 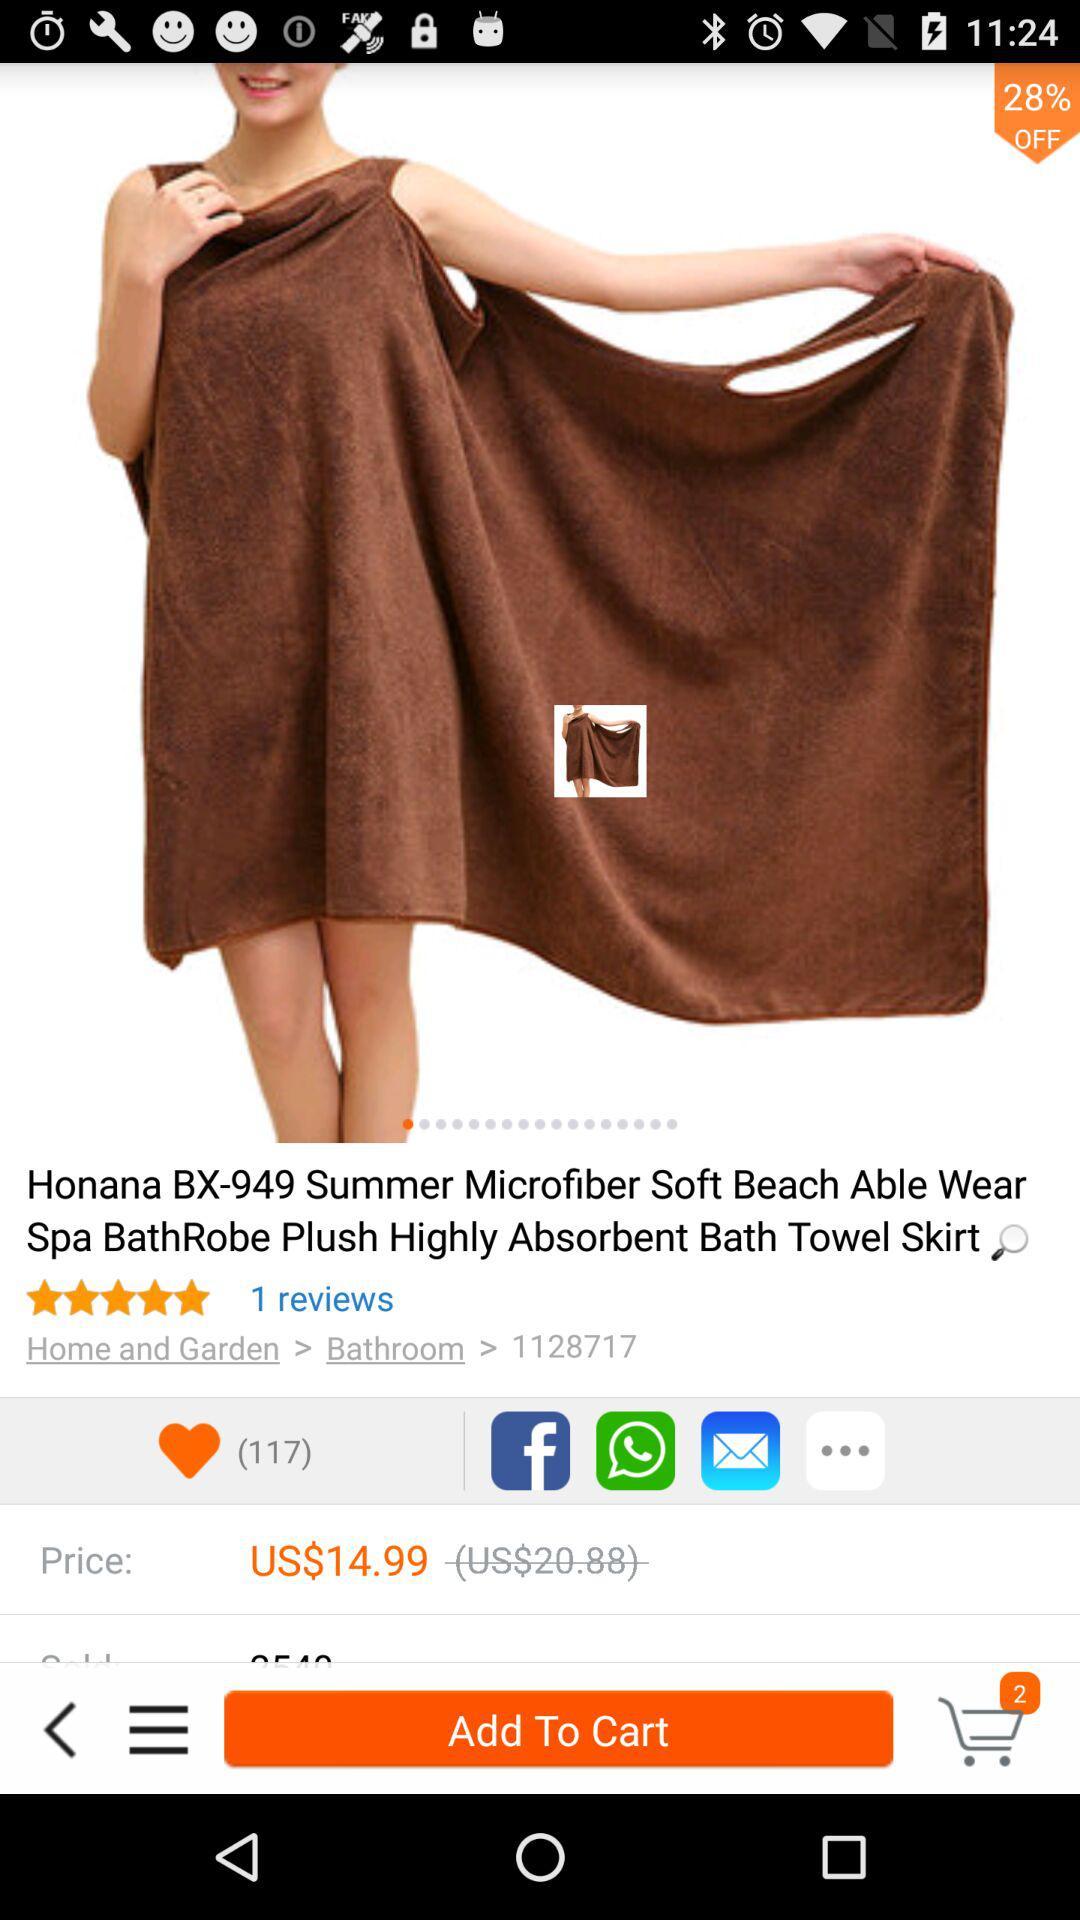 What do you see at coordinates (58, 1728) in the screenshot?
I see `go back` at bounding box center [58, 1728].